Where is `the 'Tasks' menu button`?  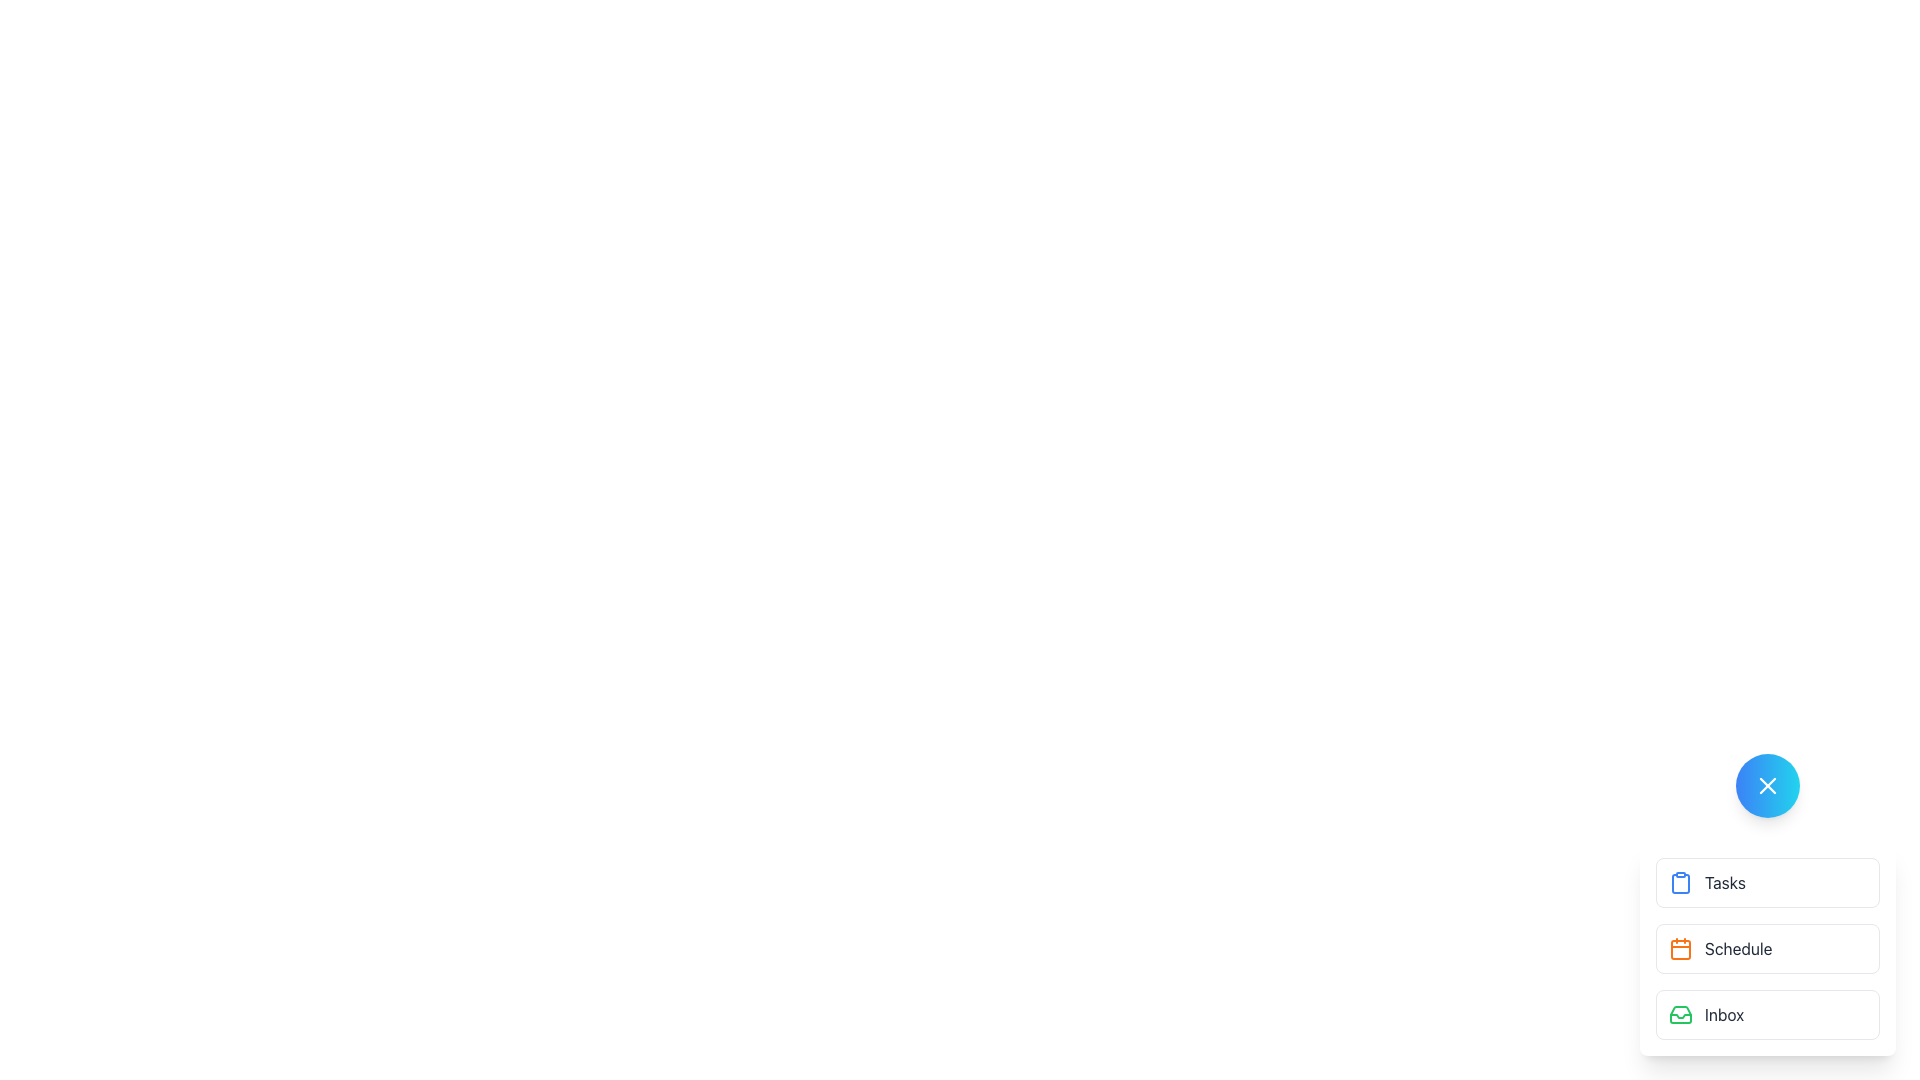 the 'Tasks' menu button is located at coordinates (1767, 882).